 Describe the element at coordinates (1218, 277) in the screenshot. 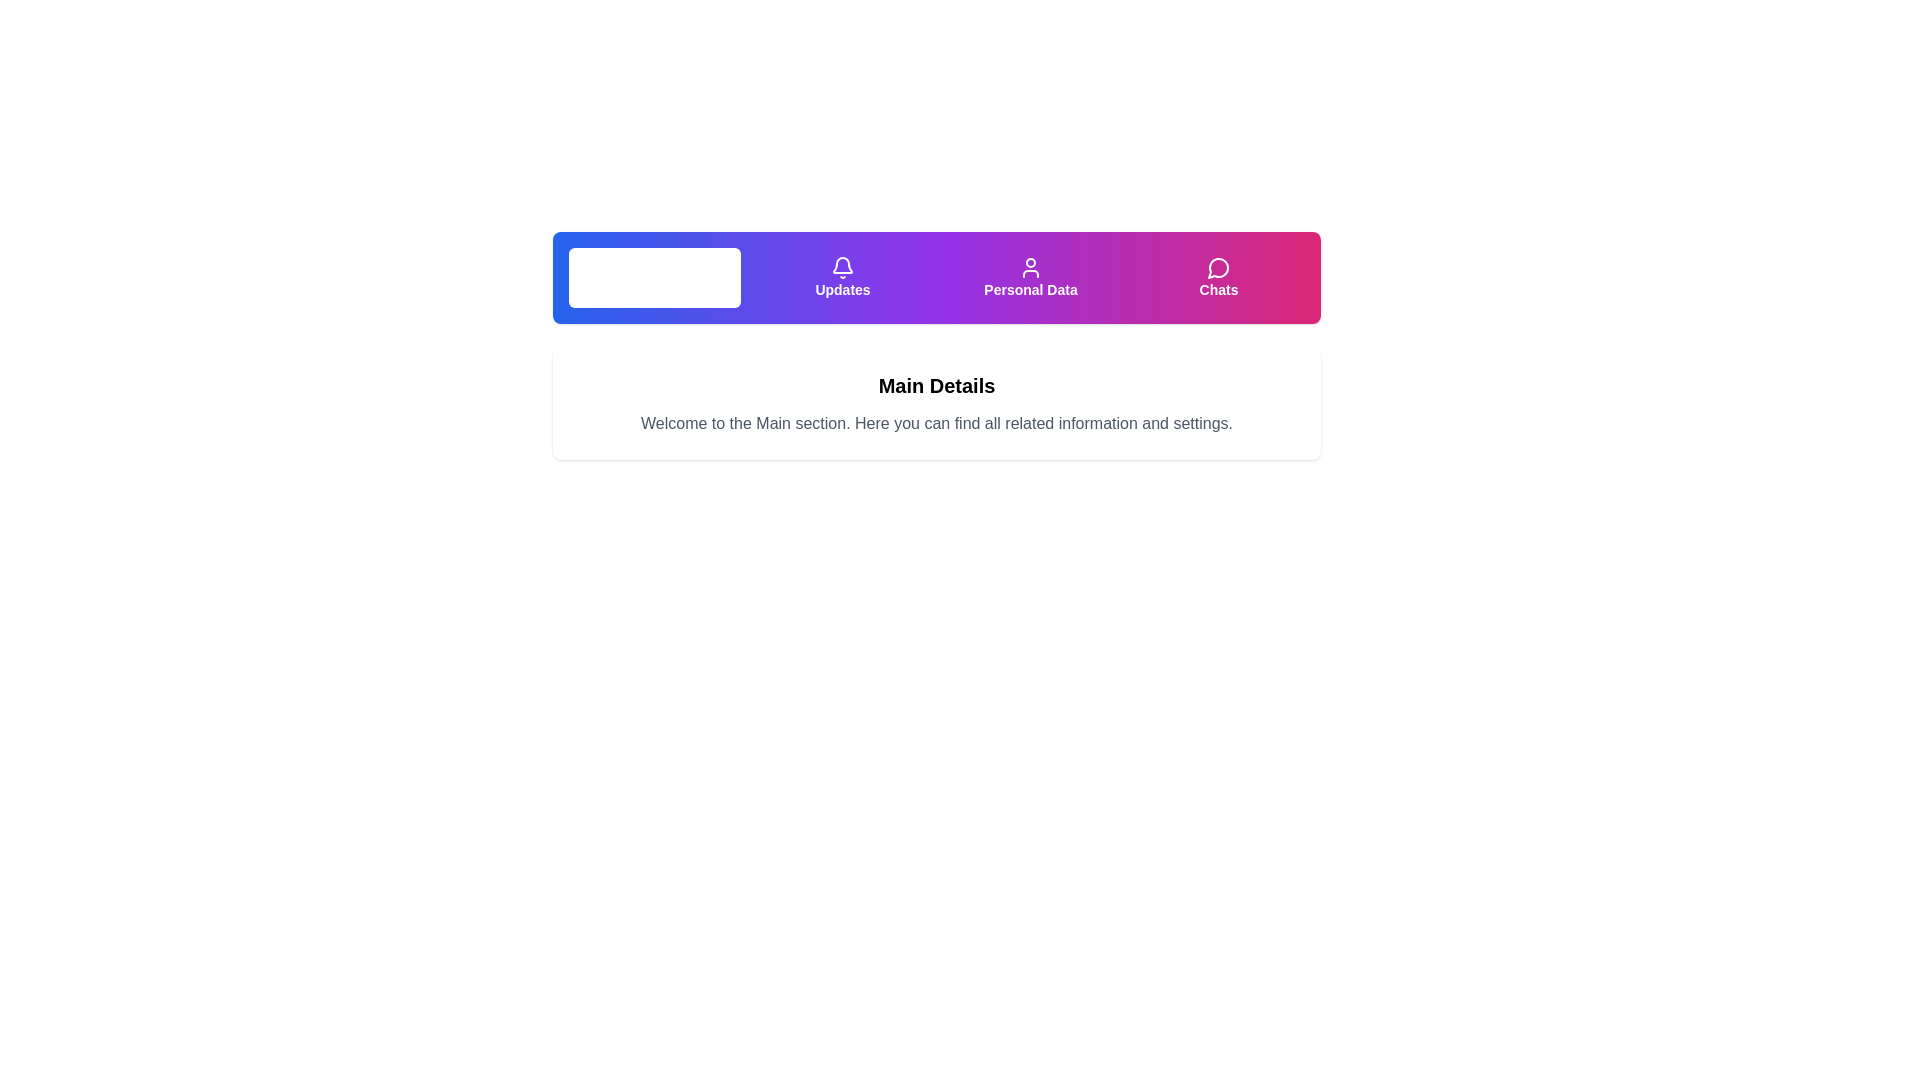

I see `the navigational button for chats, which is the fourth item in the menu bar` at that location.